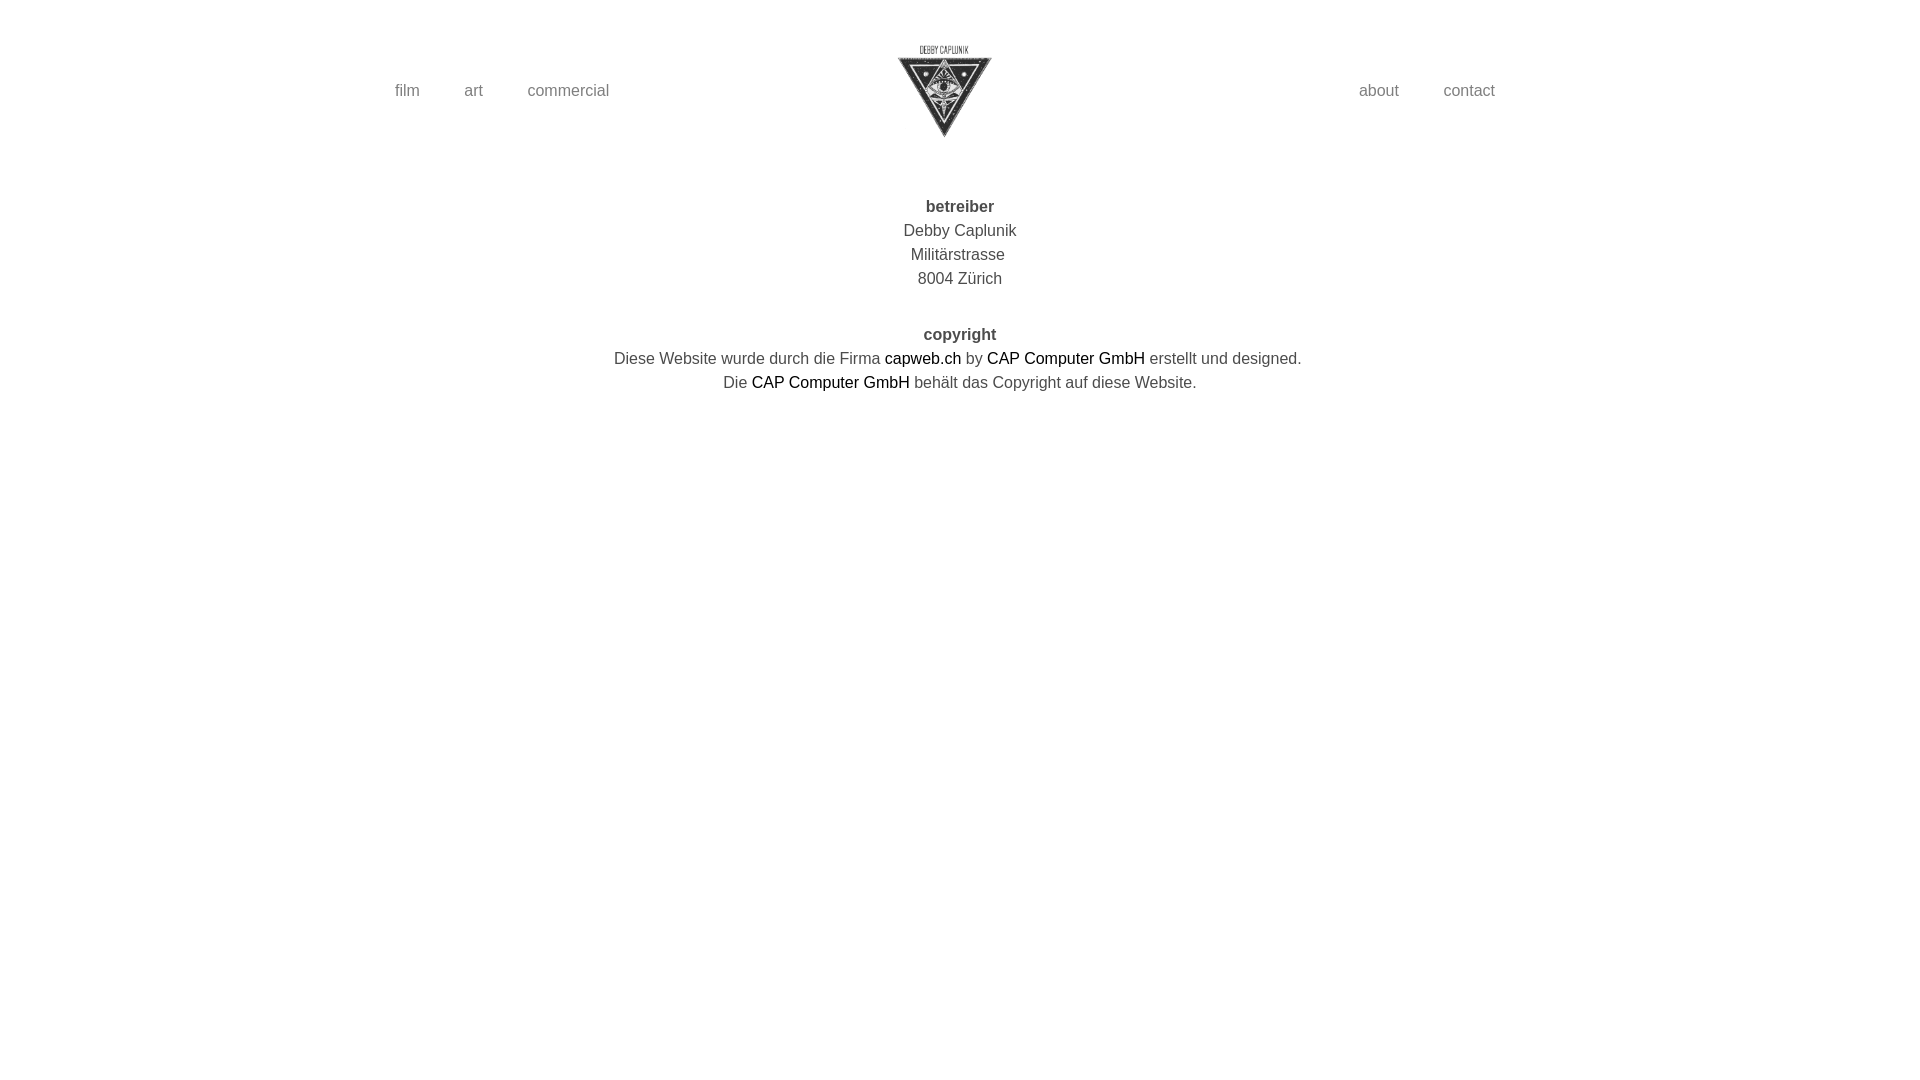  What do you see at coordinates (1377, 91) in the screenshot?
I see `'about'` at bounding box center [1377, 91].